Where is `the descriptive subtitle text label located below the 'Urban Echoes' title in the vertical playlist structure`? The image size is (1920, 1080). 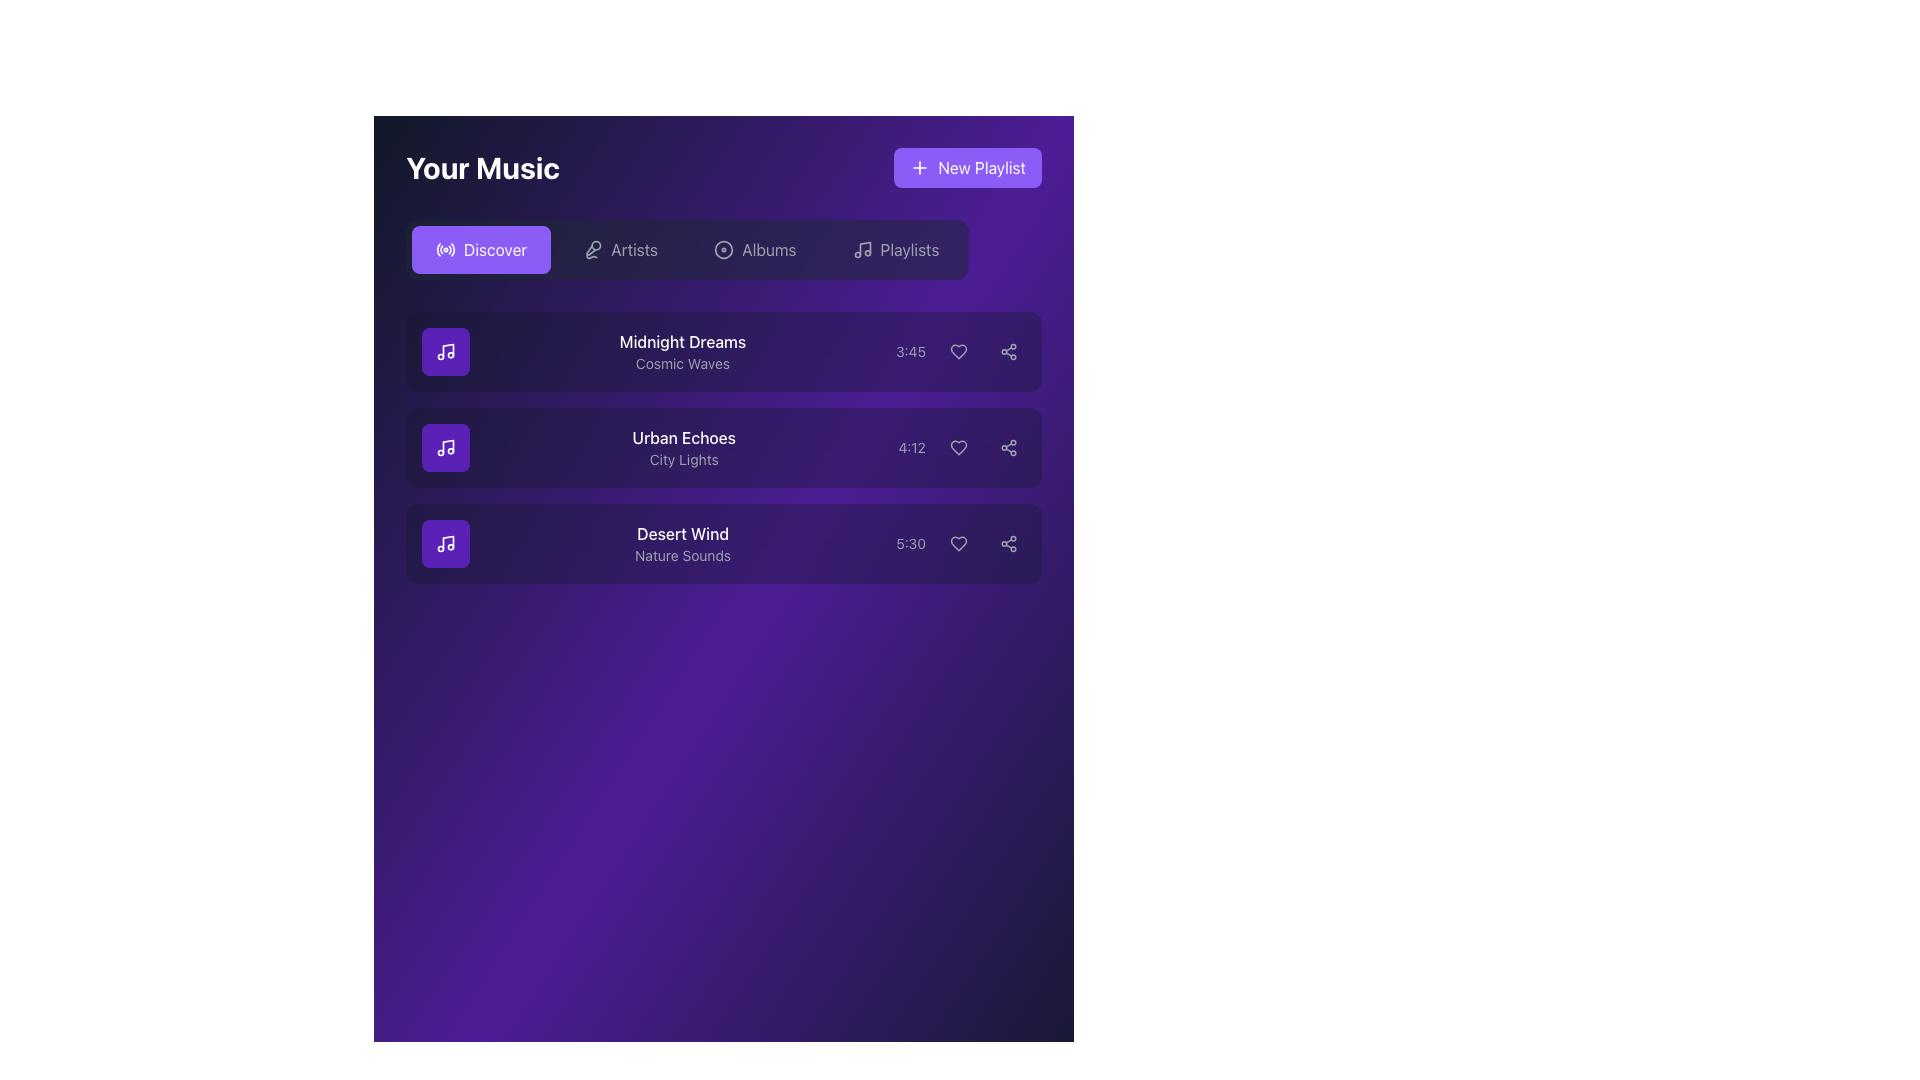 the descriptive subtitle text label located below the 'Urban Echoes' title in the vertical playlist structure is located at coordinates (684, 459).